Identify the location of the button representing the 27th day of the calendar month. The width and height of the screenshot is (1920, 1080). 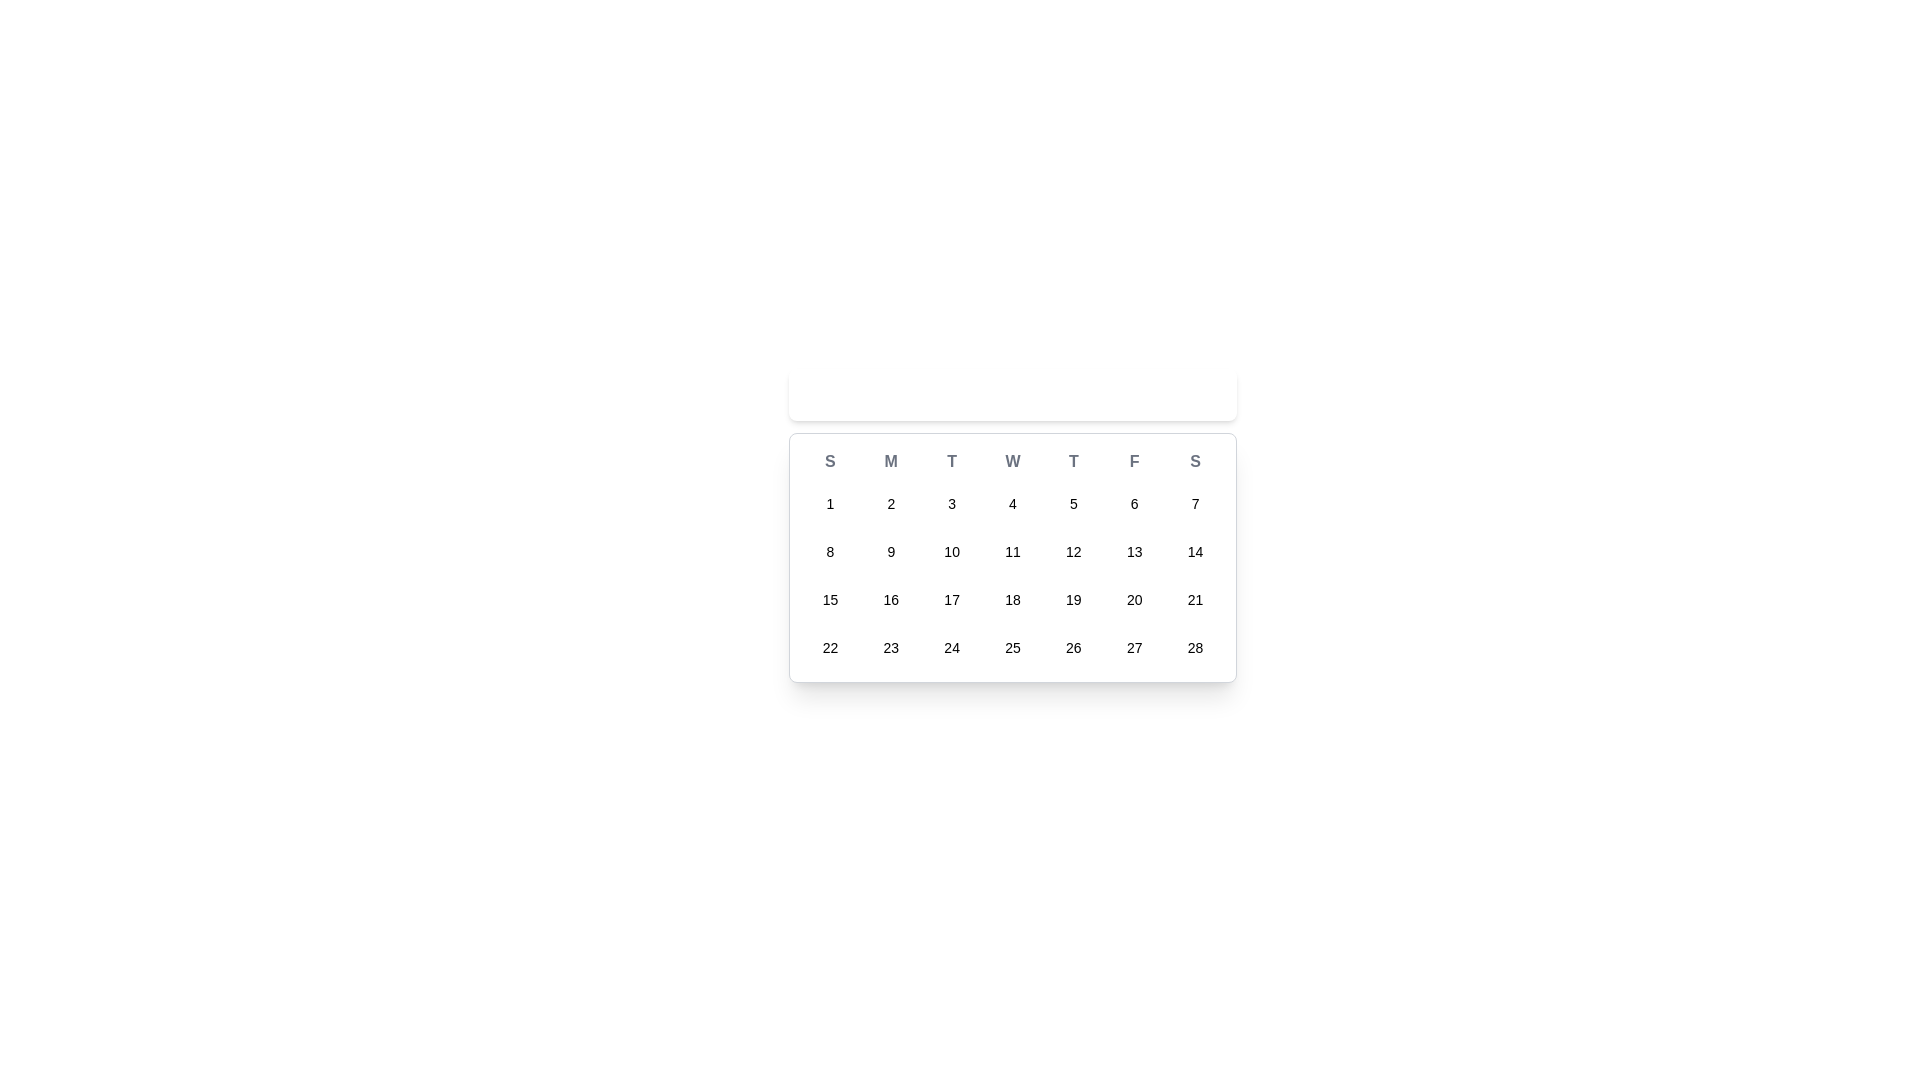
(1133, 648).